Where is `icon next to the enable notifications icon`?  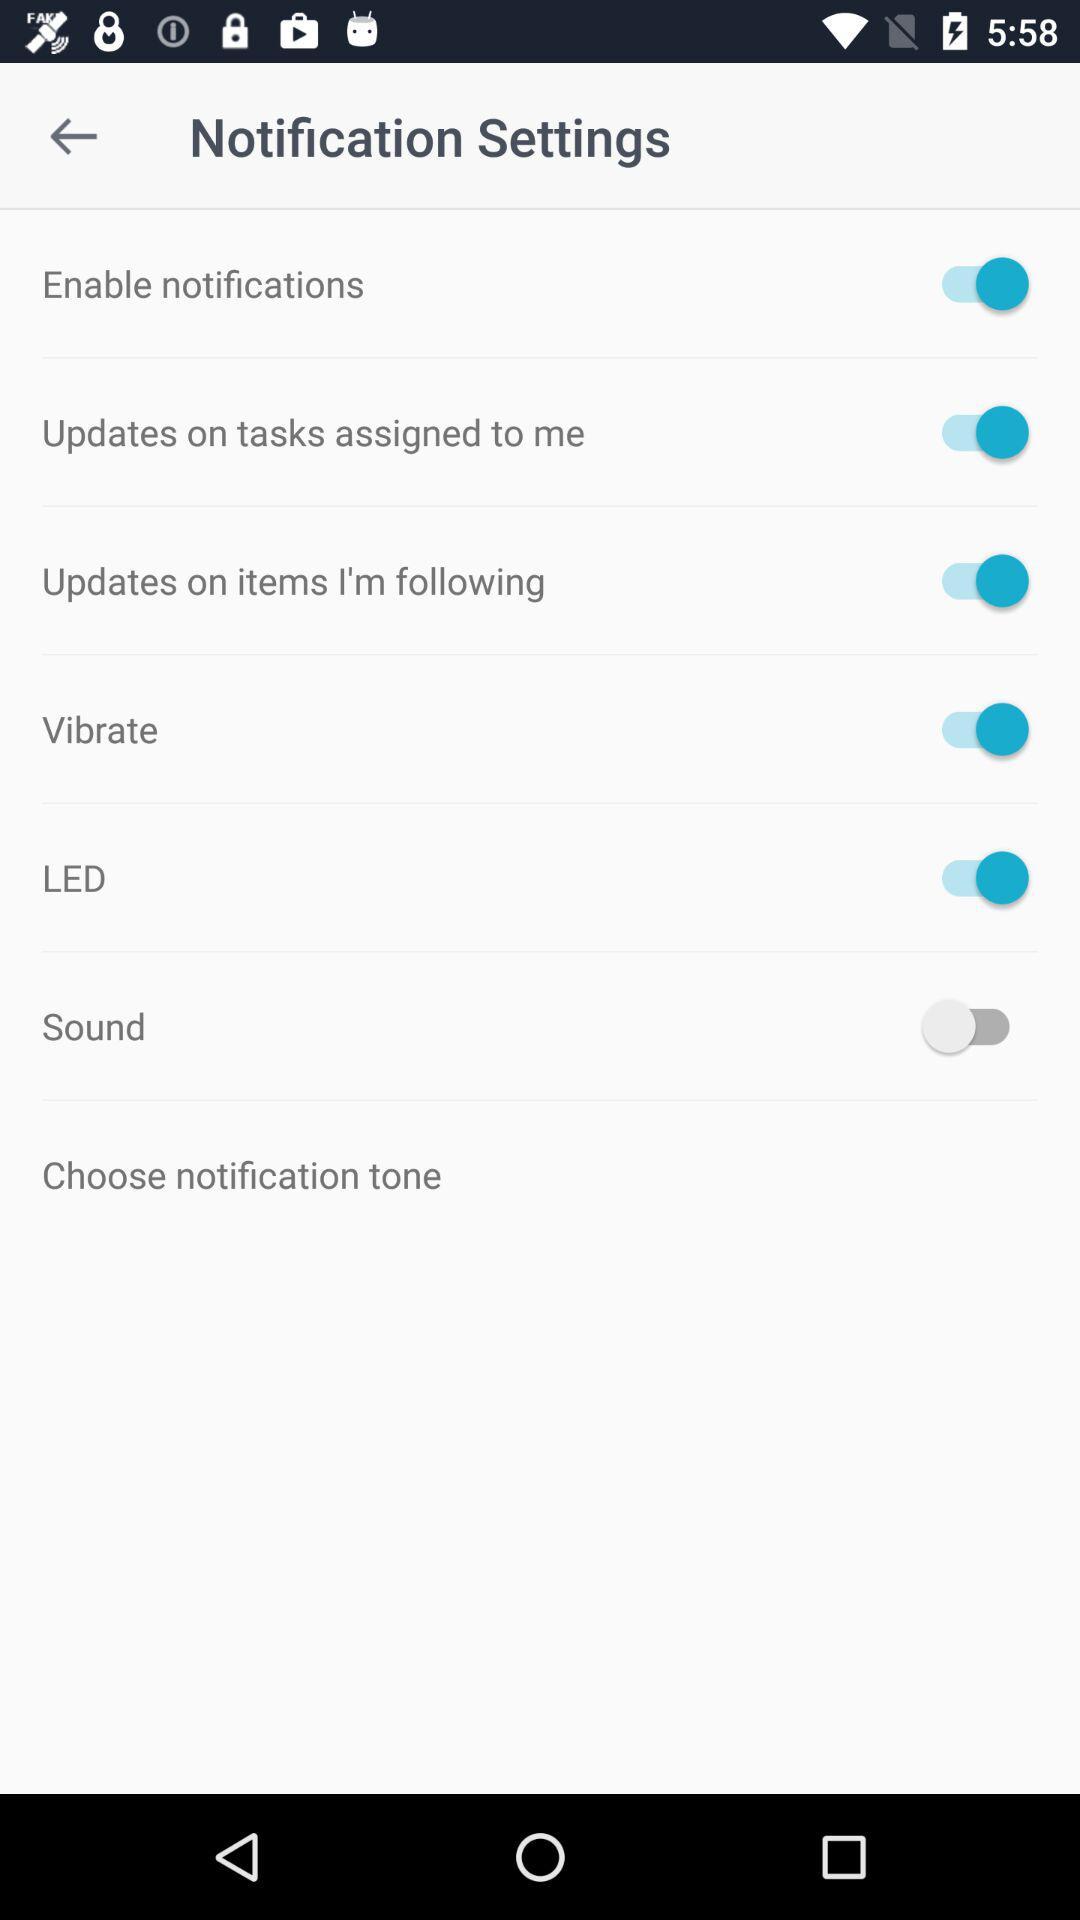
icon next to the enable notifications icon is located at coordinates (974, 282).